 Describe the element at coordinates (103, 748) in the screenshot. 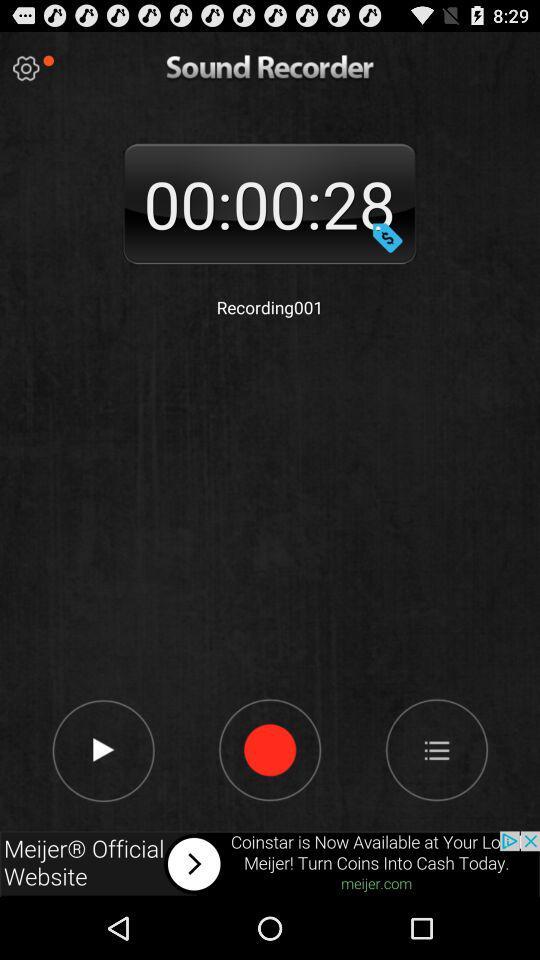

I see `next` at that location.